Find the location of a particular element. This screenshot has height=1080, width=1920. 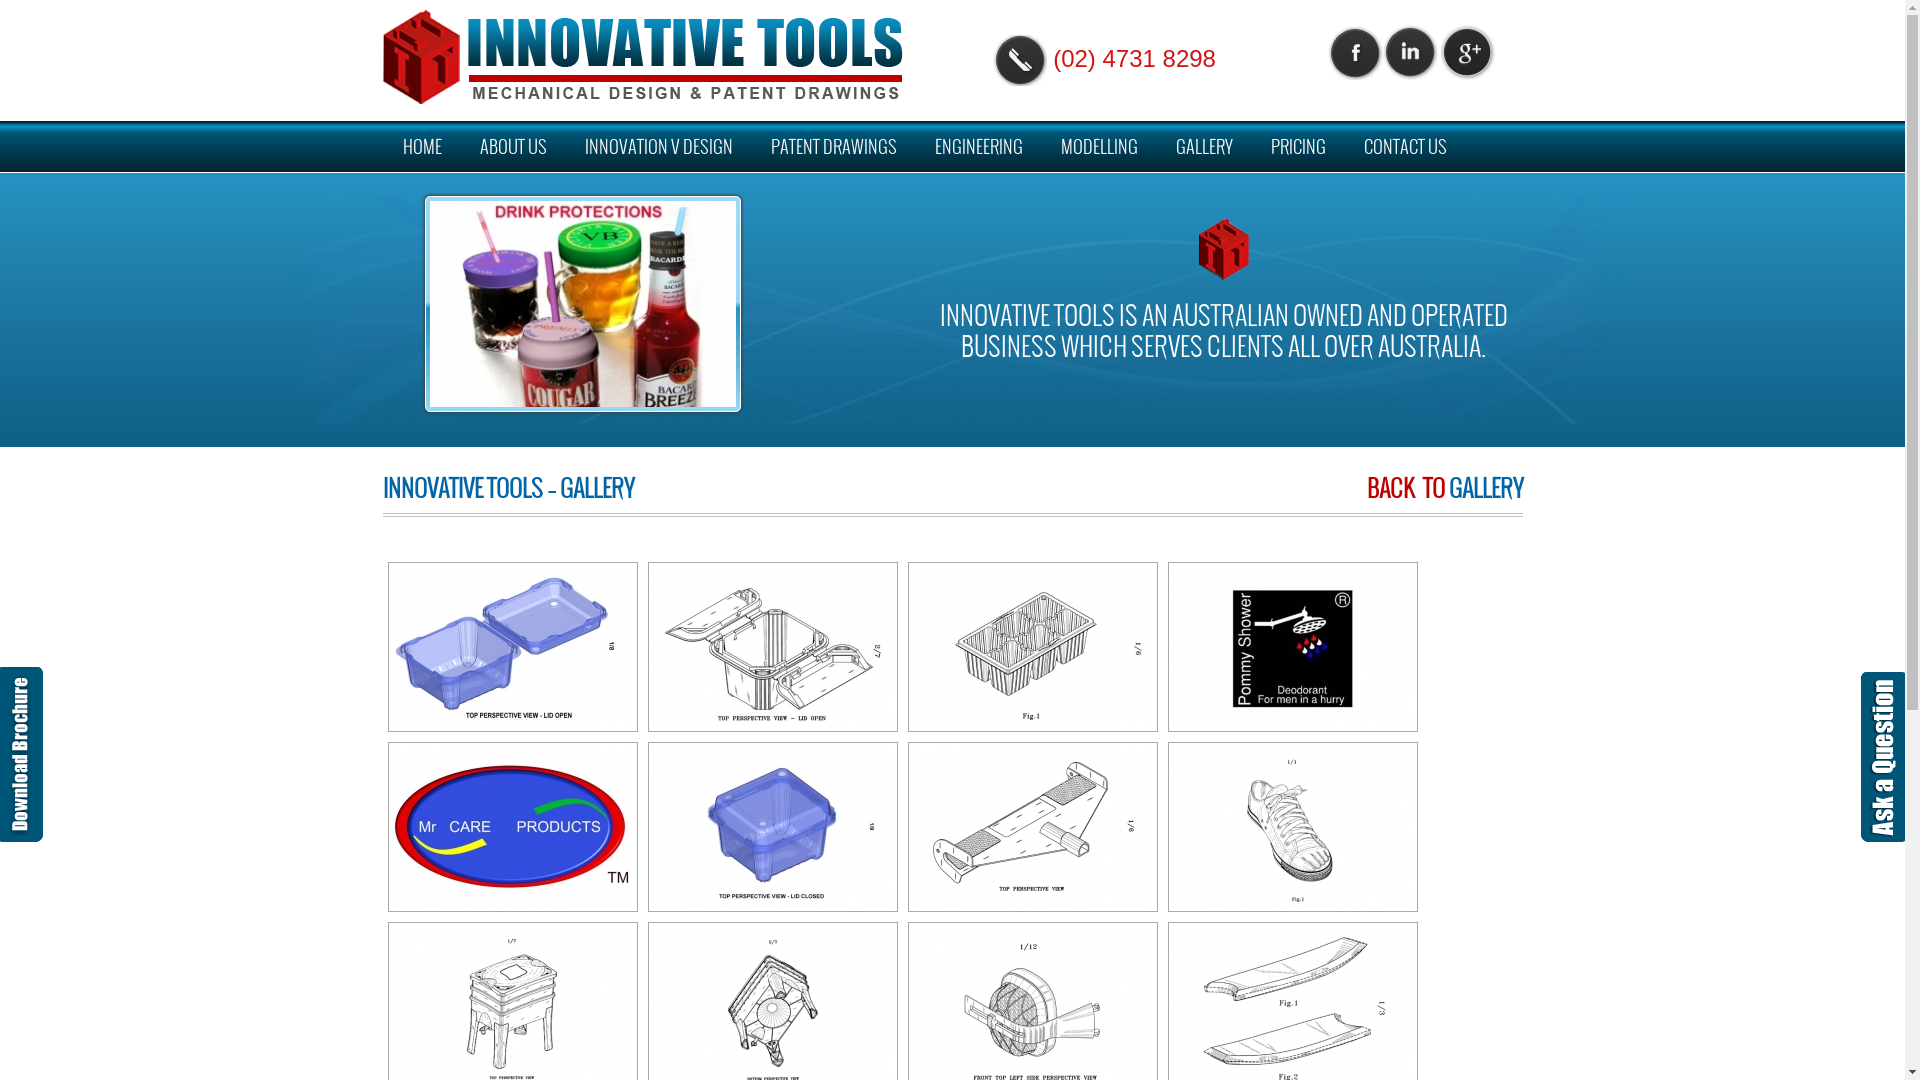

'HOME' is located at coordinates (384, 145).